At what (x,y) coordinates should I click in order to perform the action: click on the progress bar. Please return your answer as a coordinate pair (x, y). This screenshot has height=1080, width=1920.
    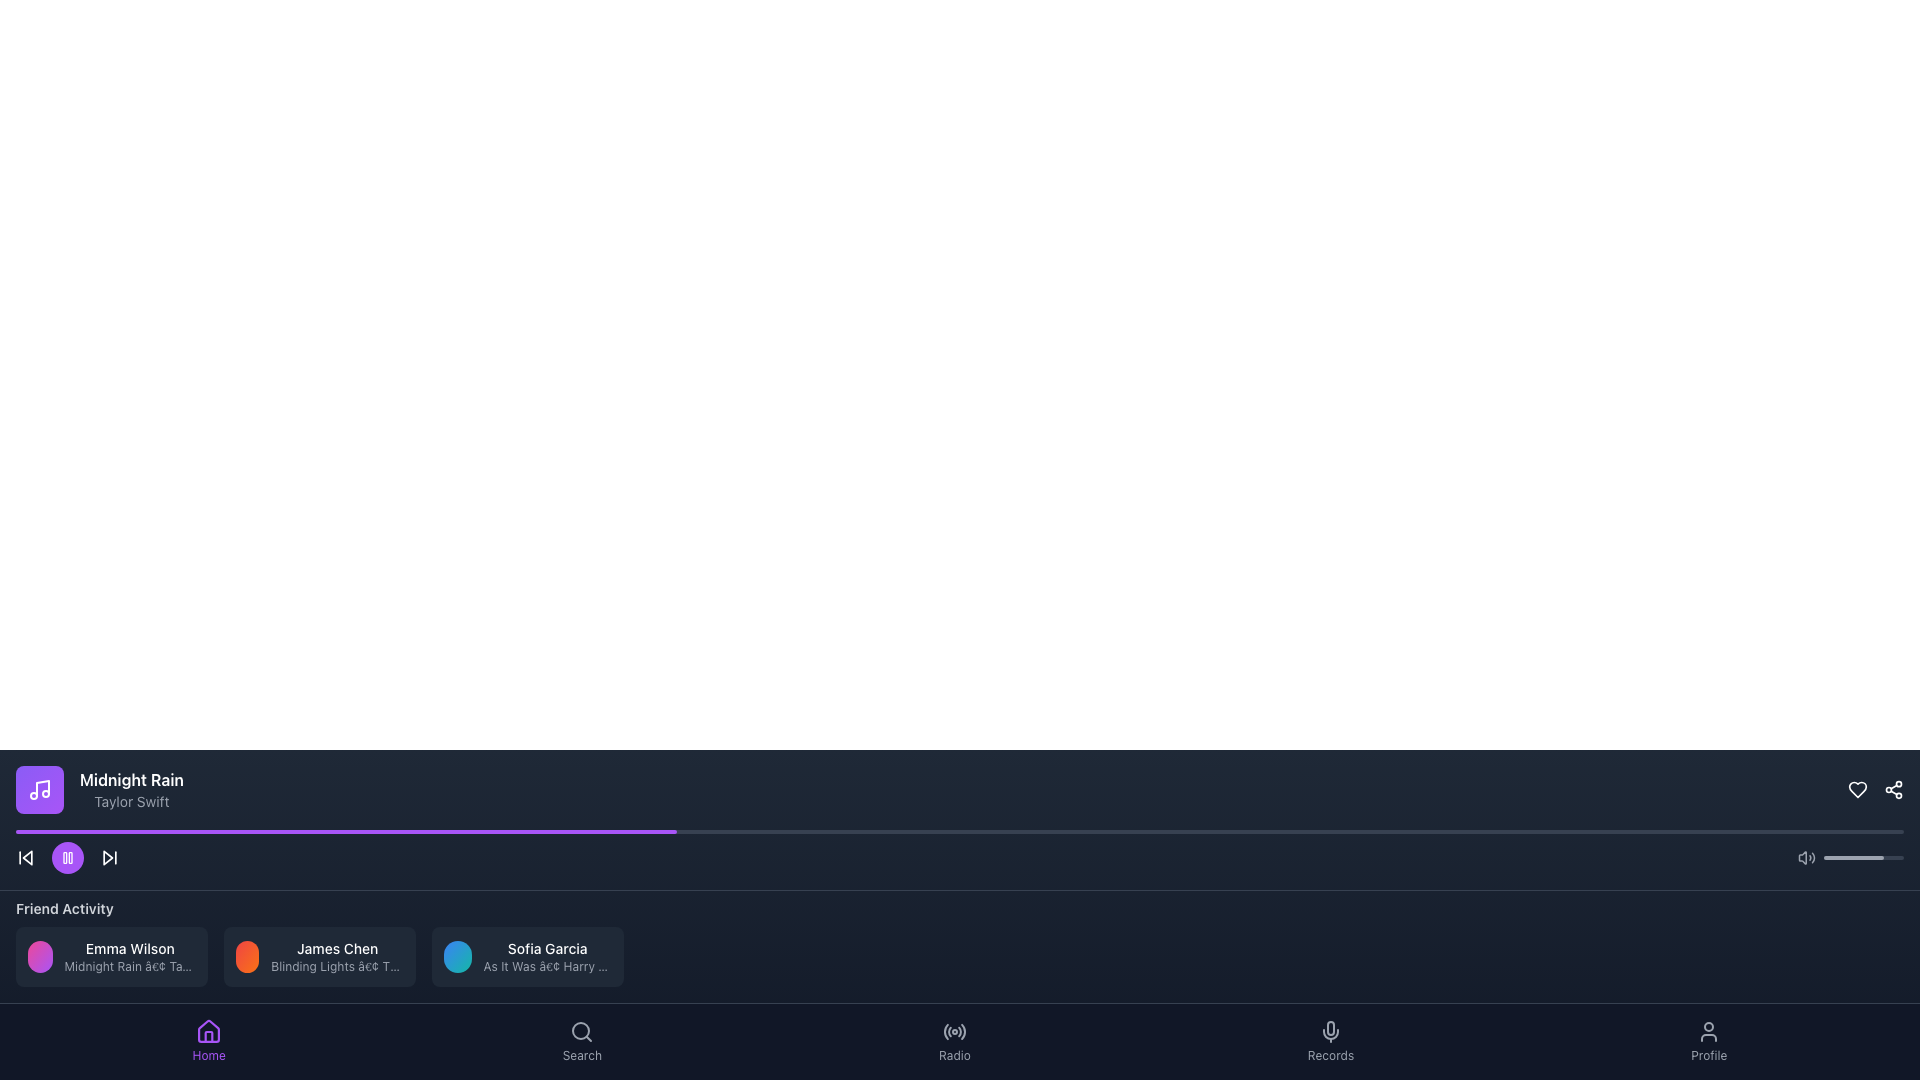
    Looking at the image, I should click on (1544, 832).